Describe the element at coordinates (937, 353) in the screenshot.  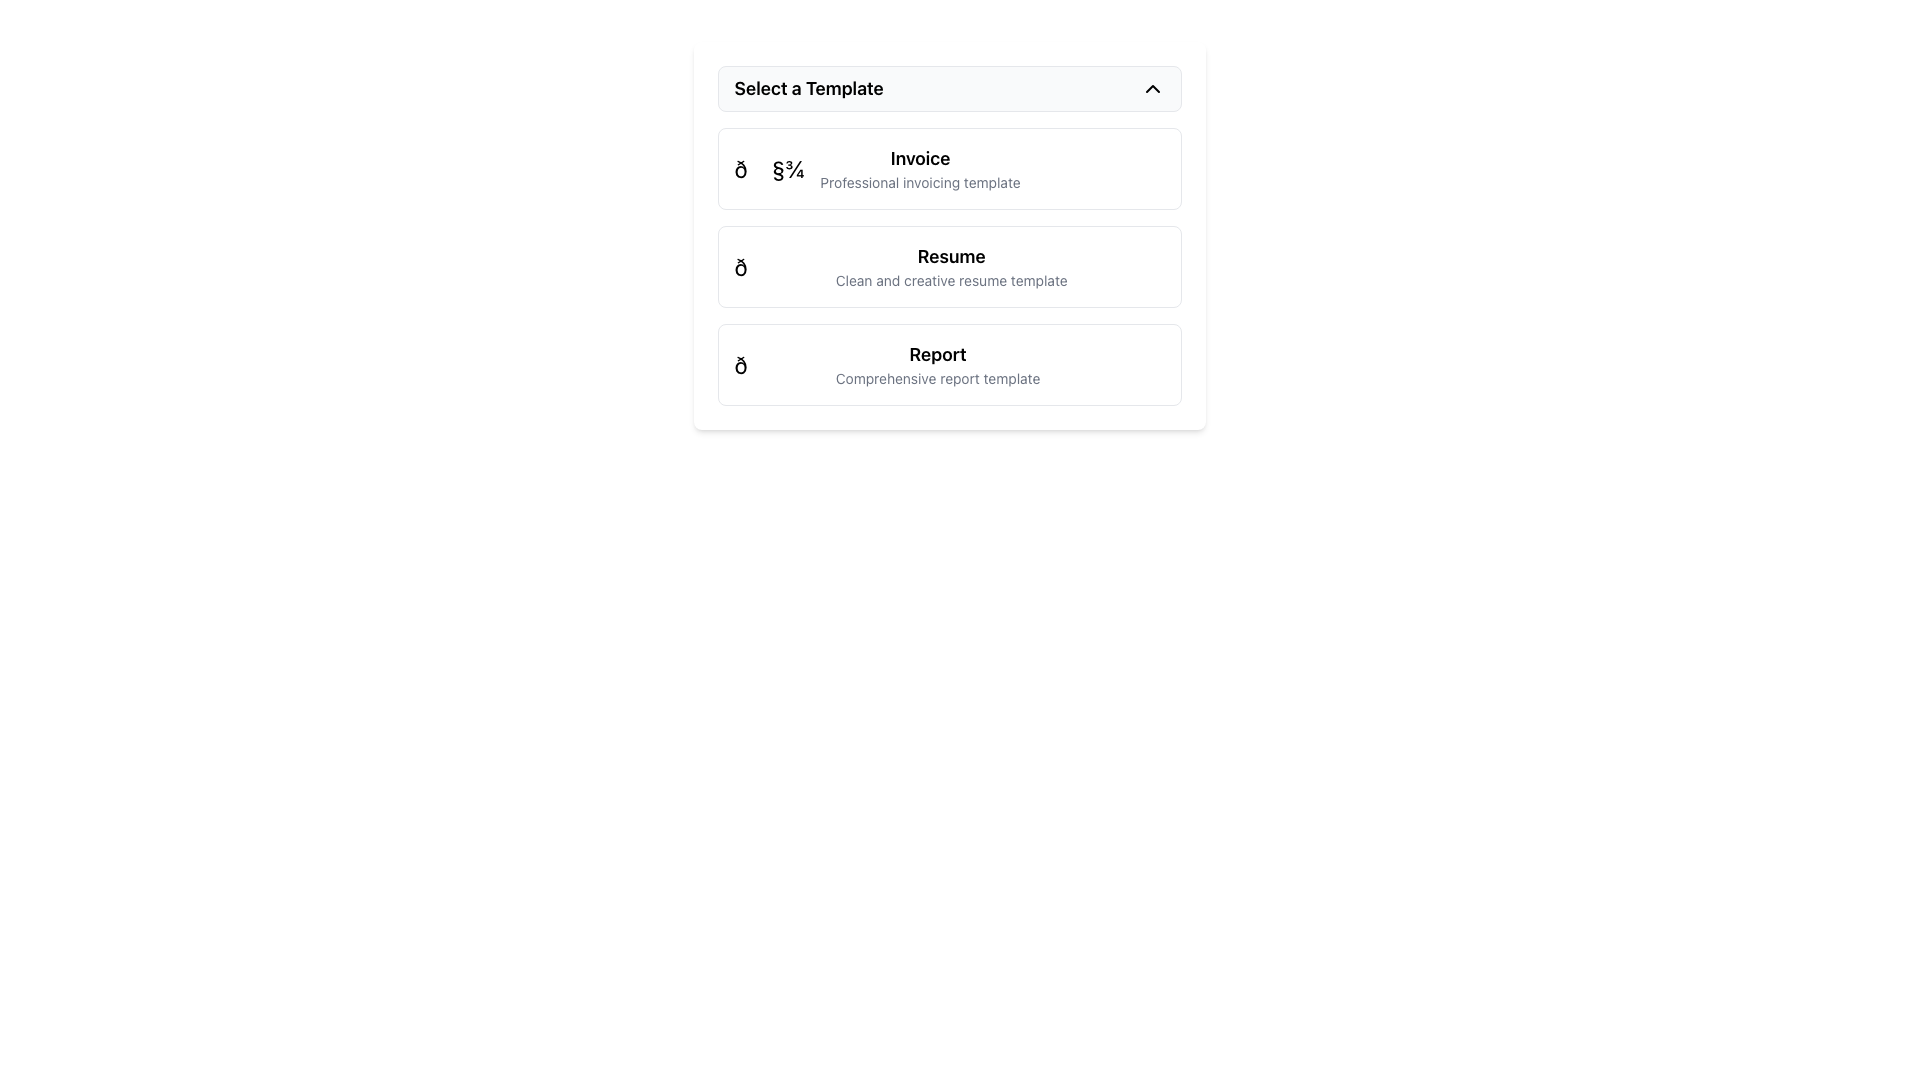
I see `the 'Report' text label, which is styled with bold emphasis and larger font size, indicating it serves as the main title in the 'Select a Template' section` at that location.